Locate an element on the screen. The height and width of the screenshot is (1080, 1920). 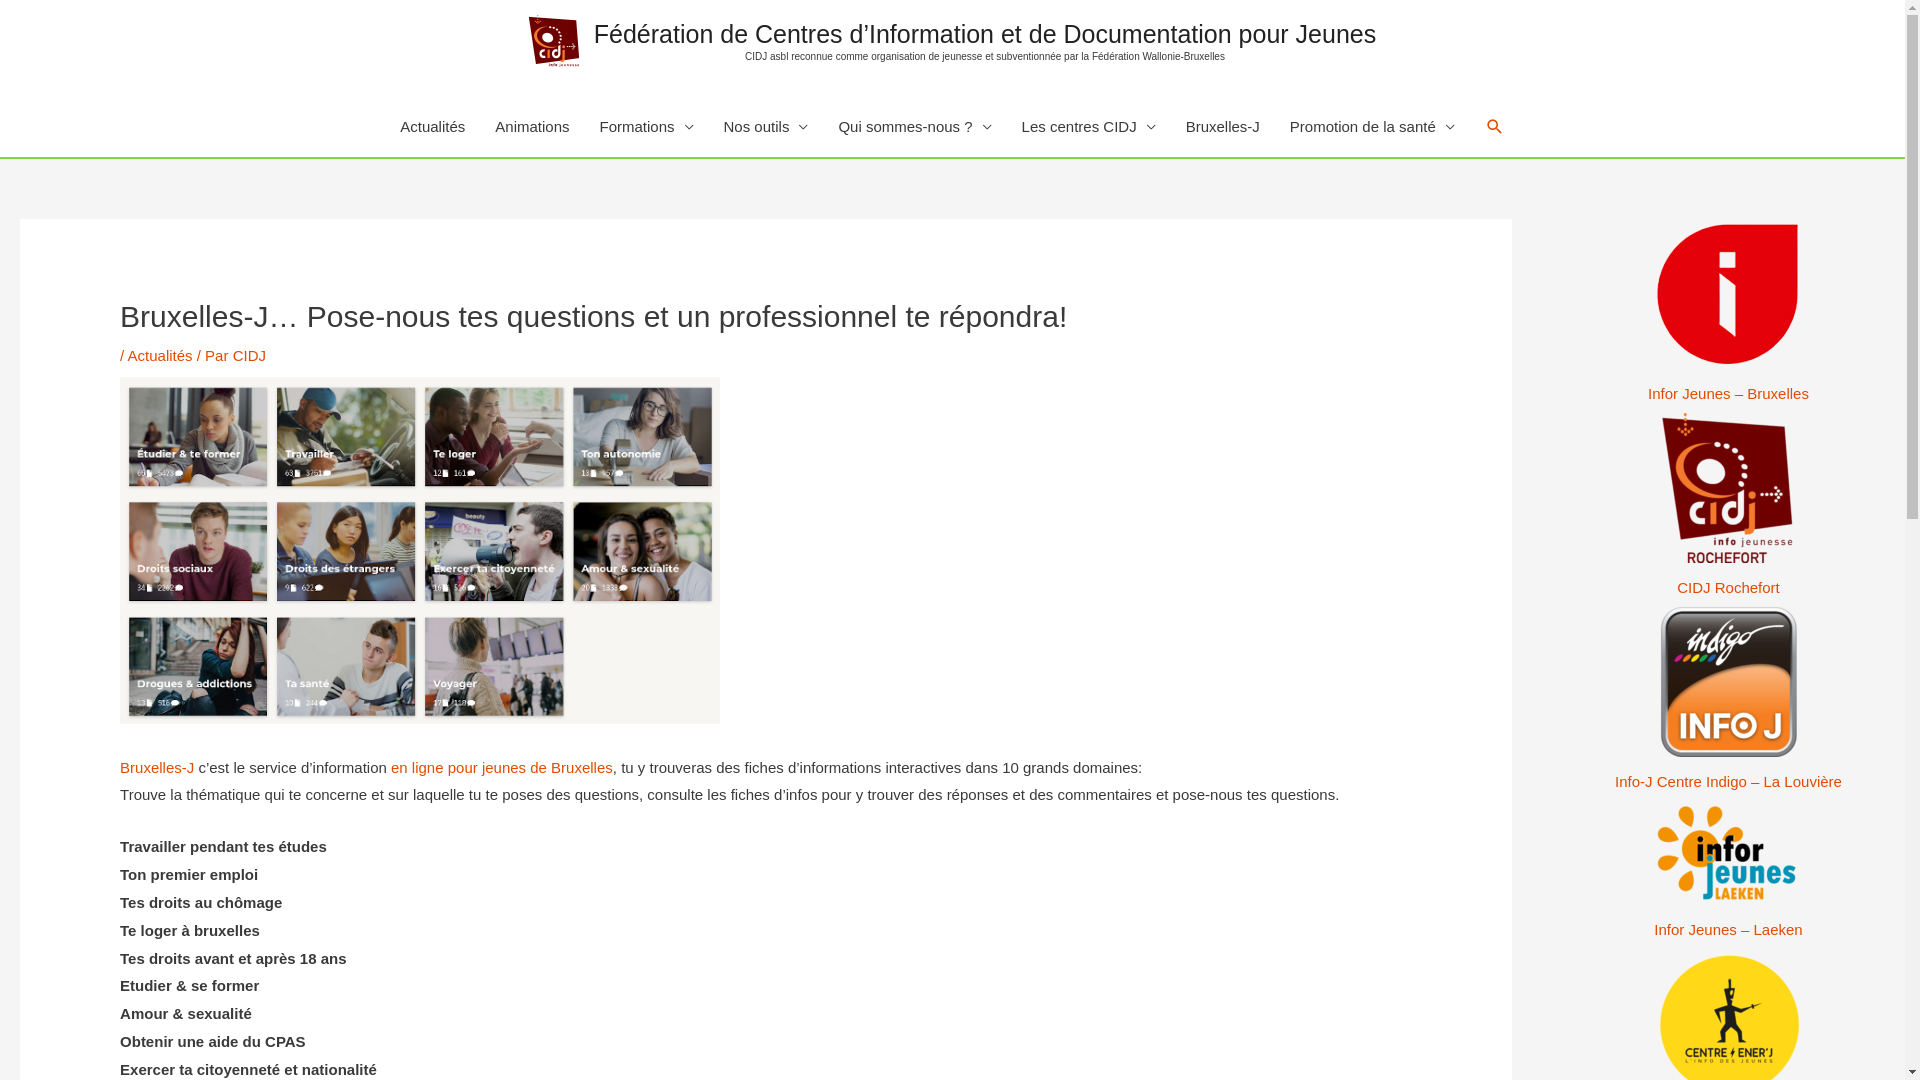
'CIDJ' is located at coordinates (248, 354).